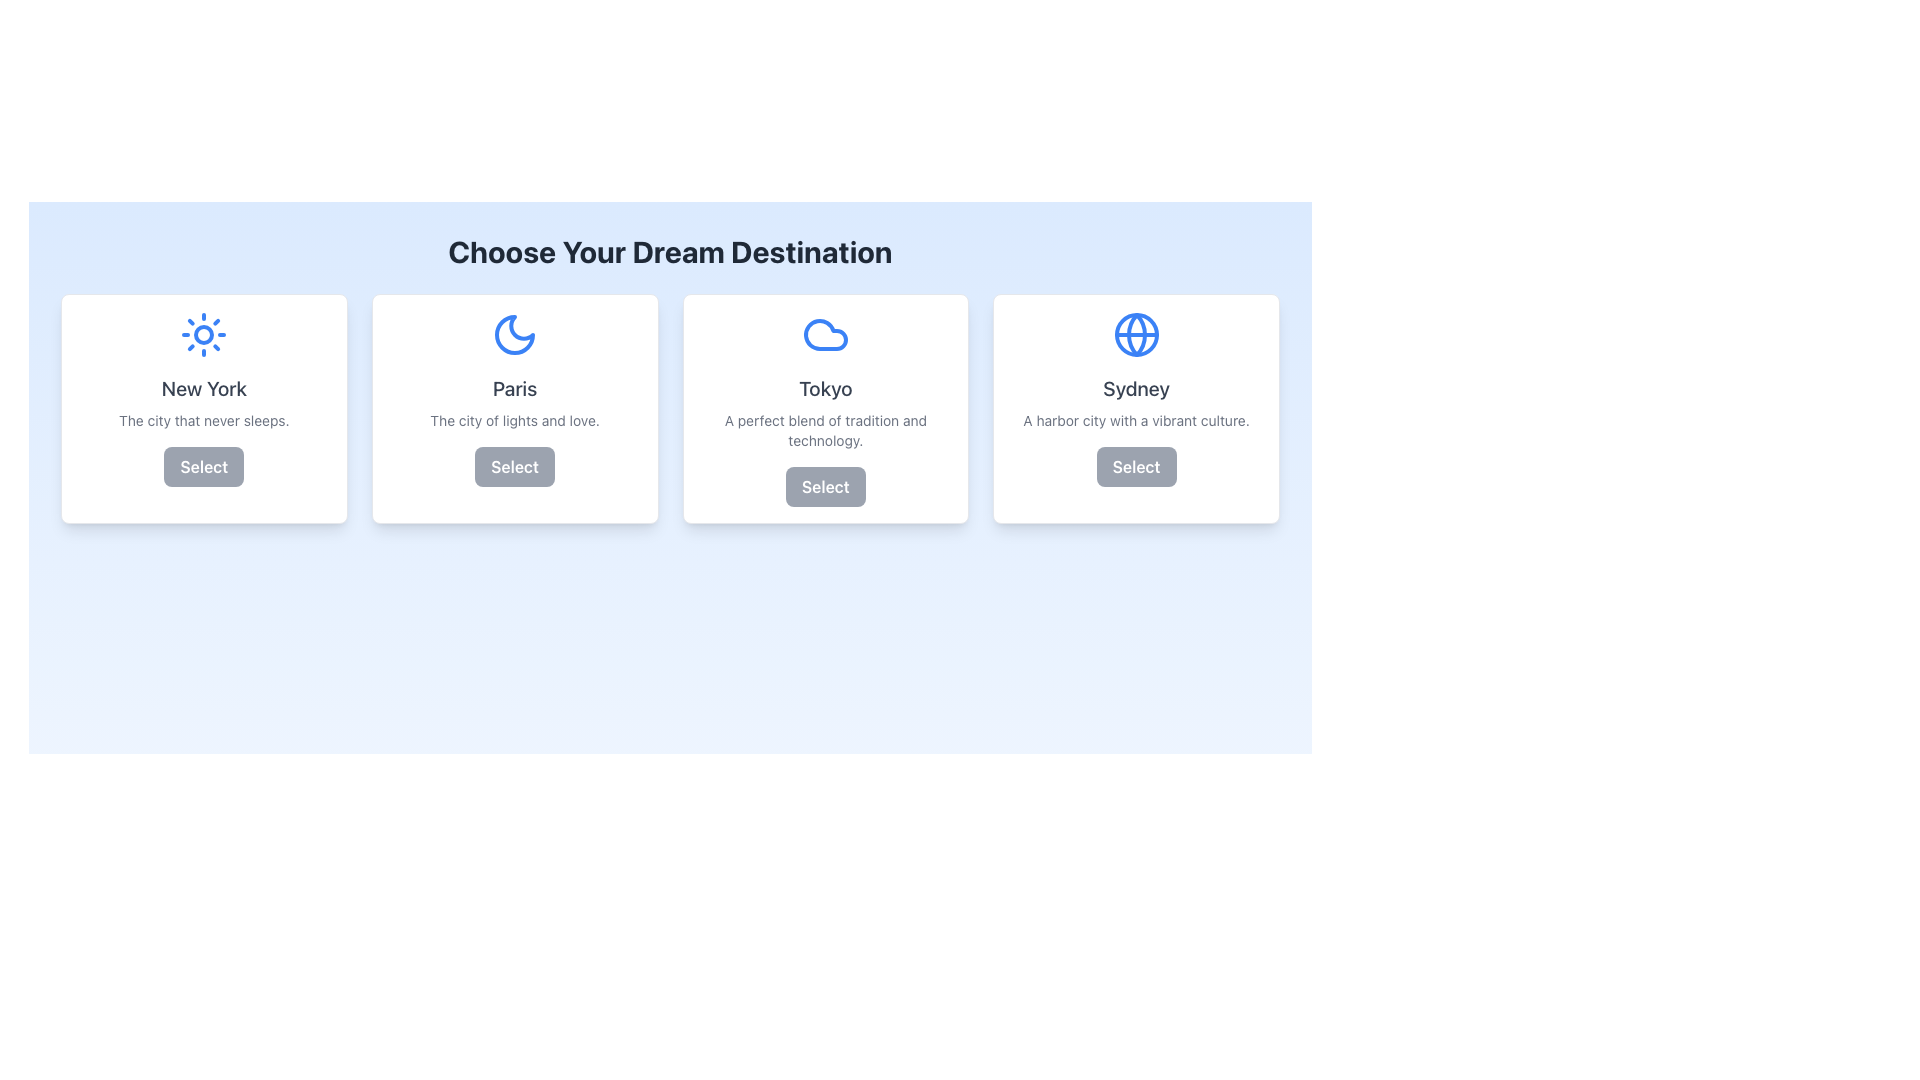 The width and height of the screenshot is (1920, 1080). What do you see at coordinates (1136, 334) in the screenshot?
I see `the blue globe icon located at the top of the Sydney card, which is the first visual component in a row of city cards` at bounding box center [1136, 334].